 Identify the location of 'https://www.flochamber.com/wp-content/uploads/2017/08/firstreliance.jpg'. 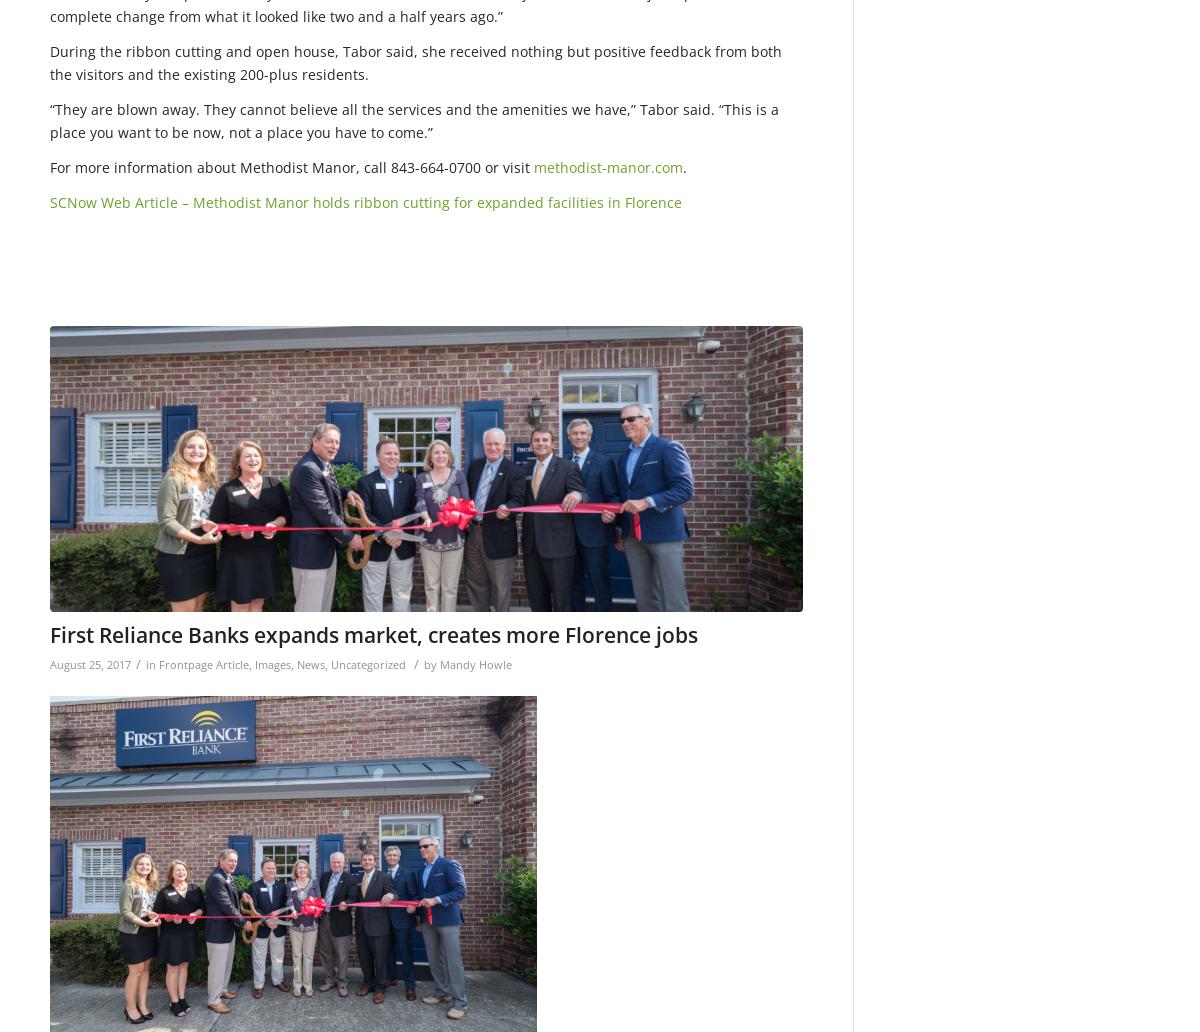
(50, 337).